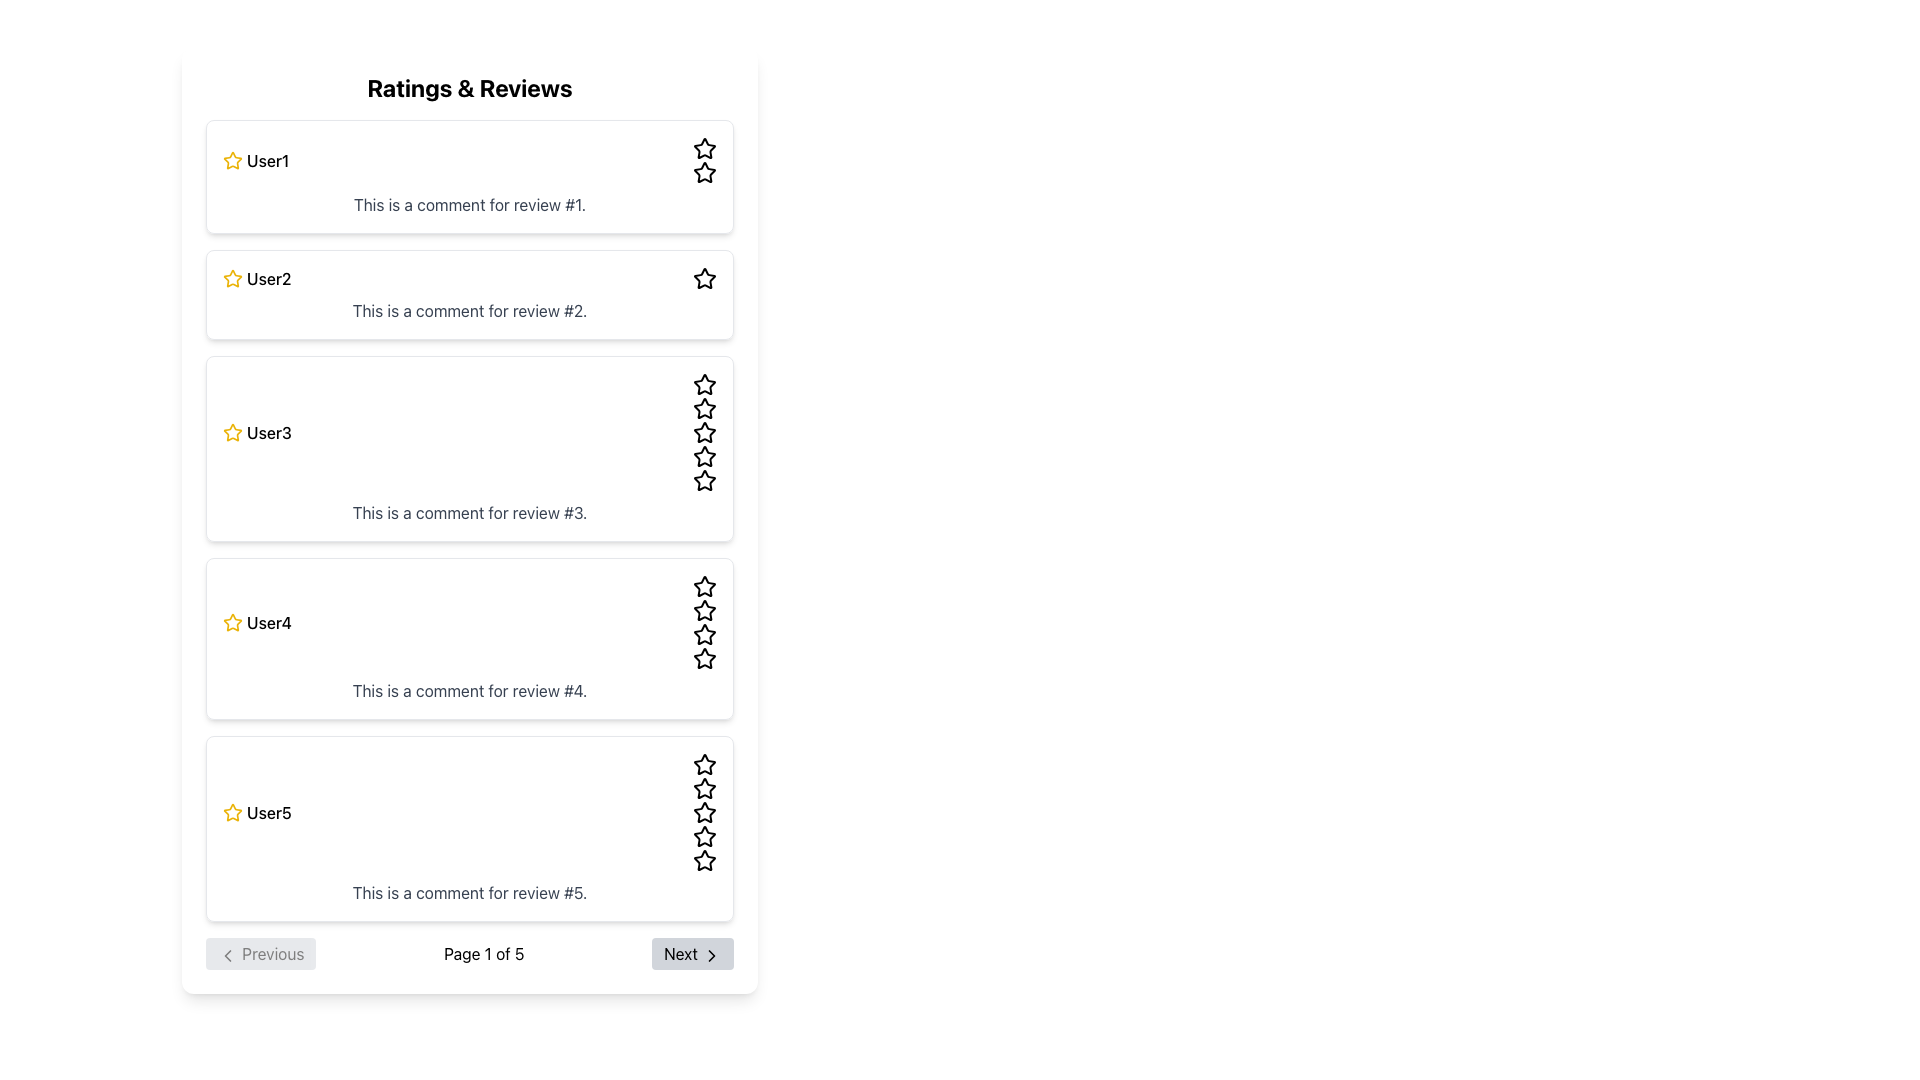  What do you see at coordinates (469, 892) in the screenshot?
I see `the text within the text label reading 'This is a comment for review #5.', which is styled with gray text on a white background and located below the user name 'User5' and star rating elements` at bounding box center [469, 892].